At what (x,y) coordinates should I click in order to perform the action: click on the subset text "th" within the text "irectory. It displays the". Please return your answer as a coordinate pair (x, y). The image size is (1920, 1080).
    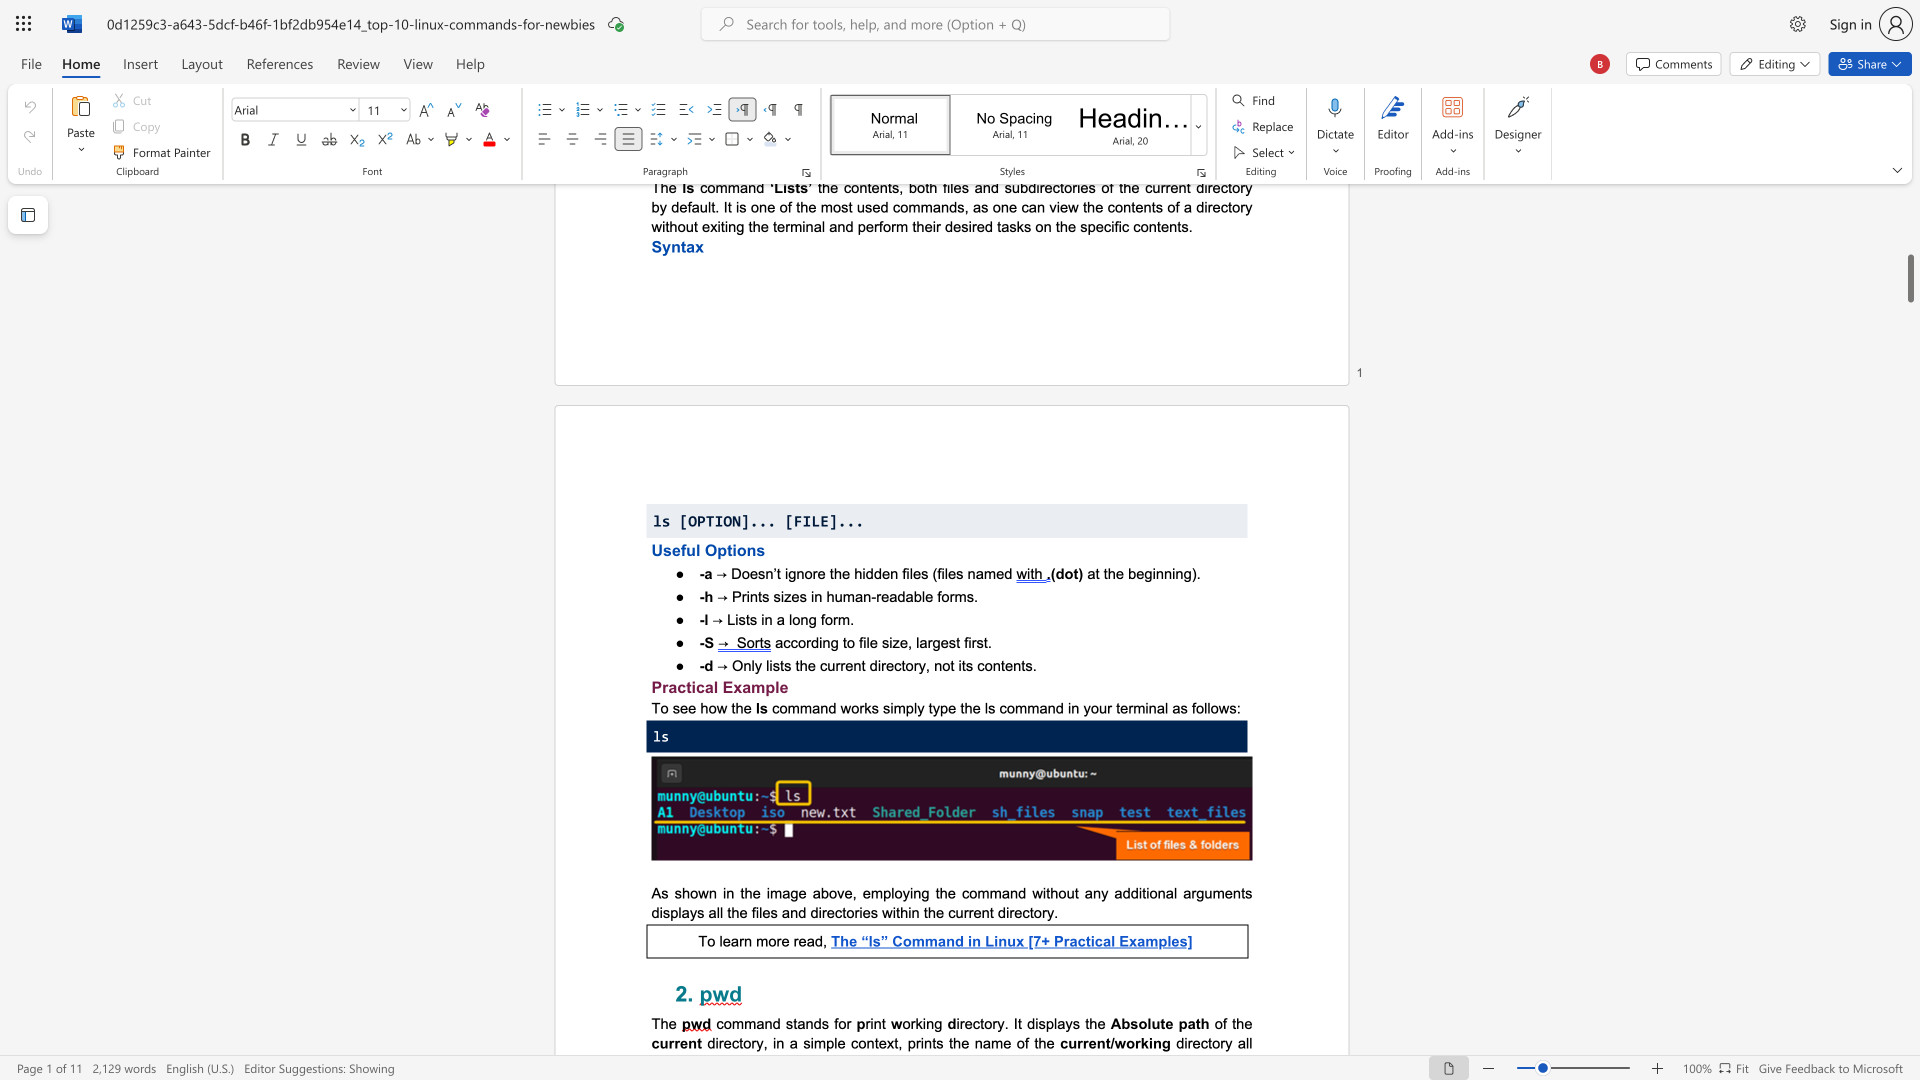
    Looking at the image, I should click on (1084, 1023).